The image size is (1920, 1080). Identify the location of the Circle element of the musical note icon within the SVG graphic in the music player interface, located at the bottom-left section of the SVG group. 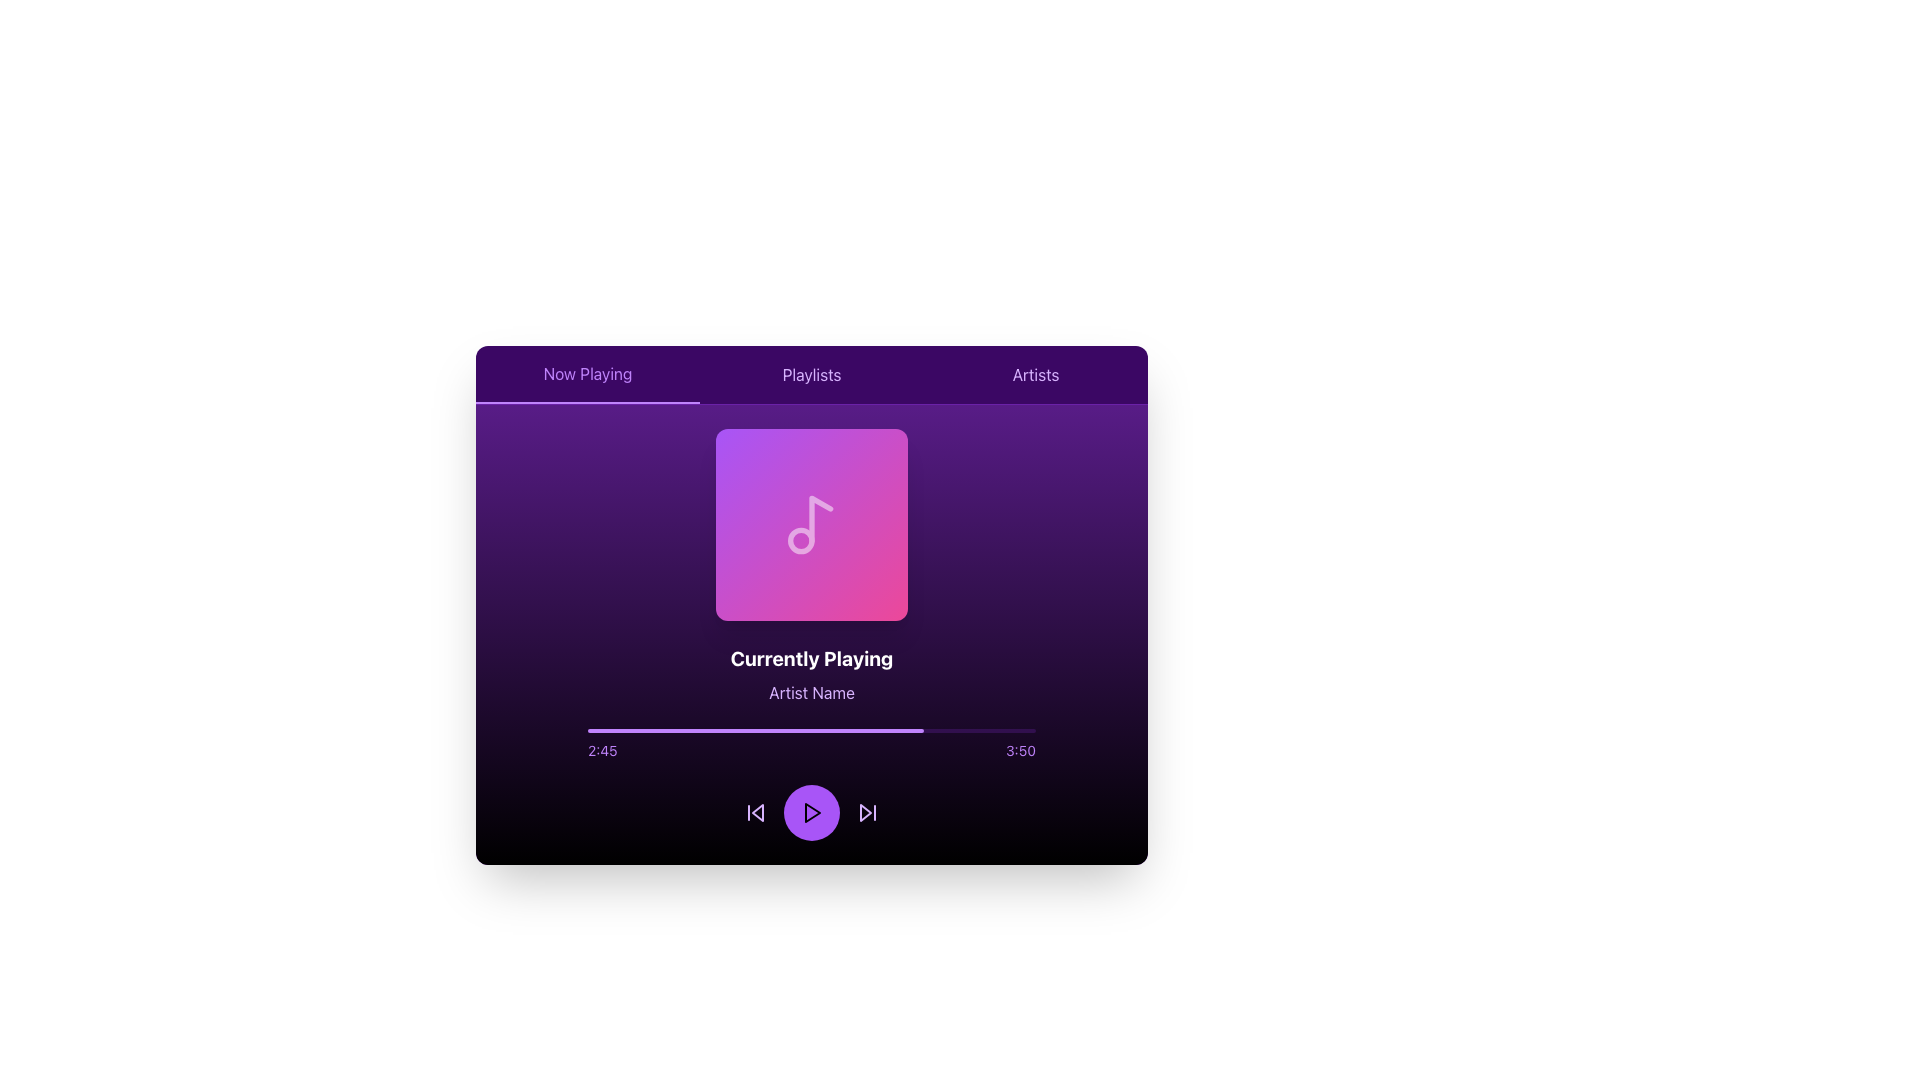
(801, 540).